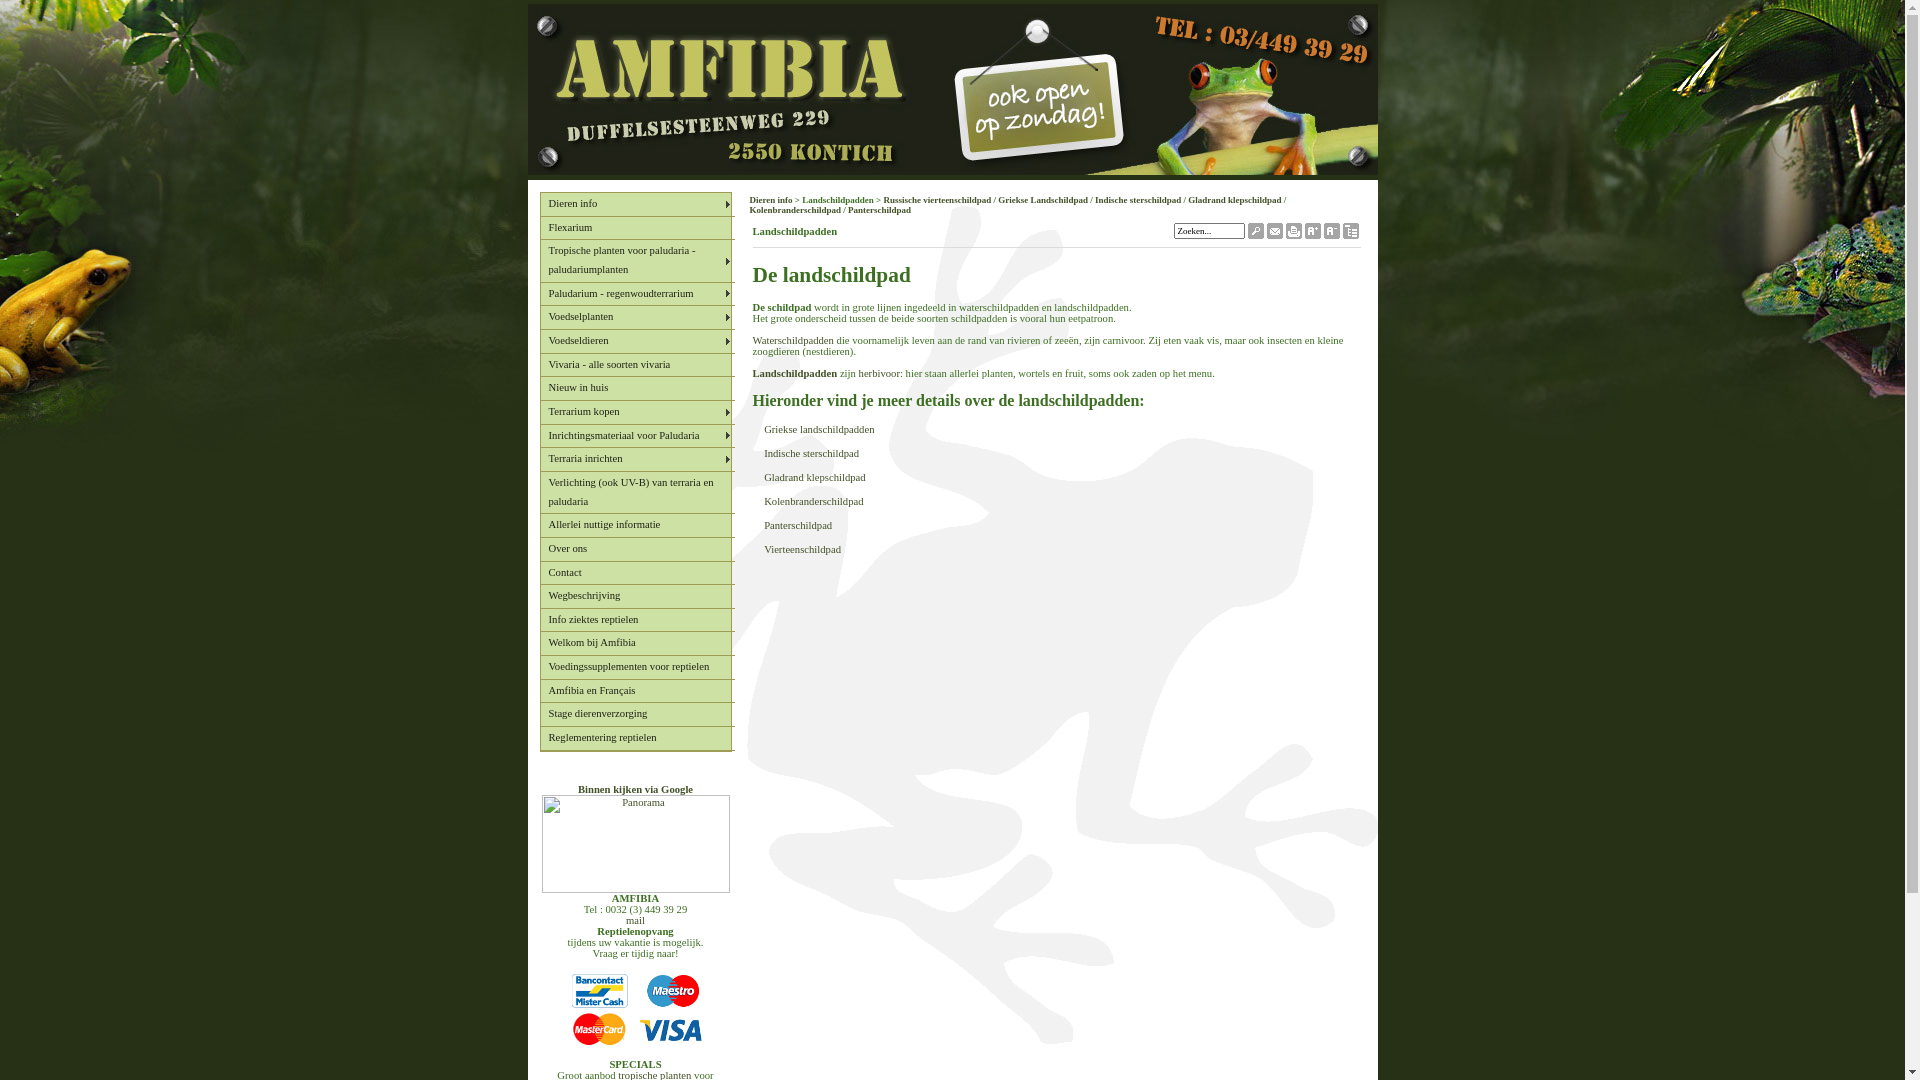 The height and width of the screenshot is (1080, 1920). Describe the element at coordinates (539, 341) in the screenshot. I see `'Voedseldieren'` at that location.